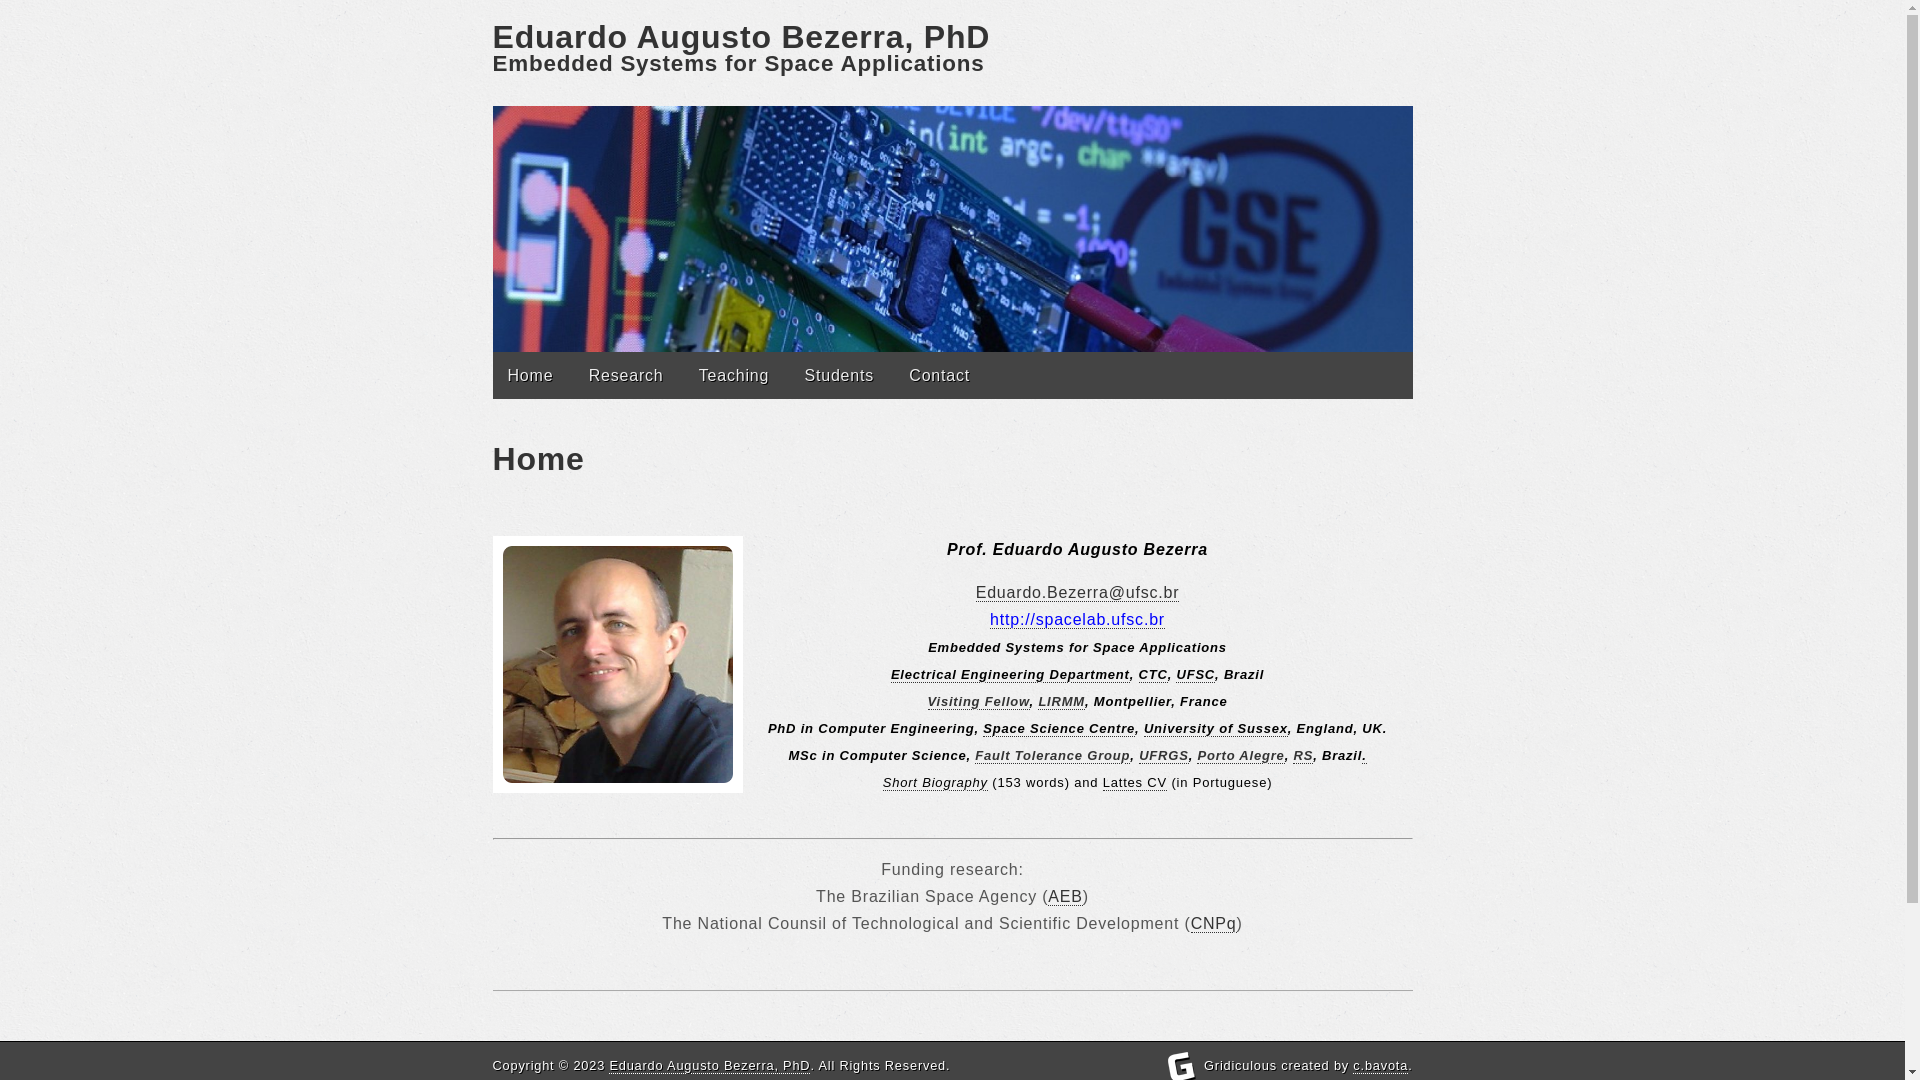  What do you see at coordinates (529, 375) in the screenshot?
I see `'Home'` at bounding box center [529, 375].